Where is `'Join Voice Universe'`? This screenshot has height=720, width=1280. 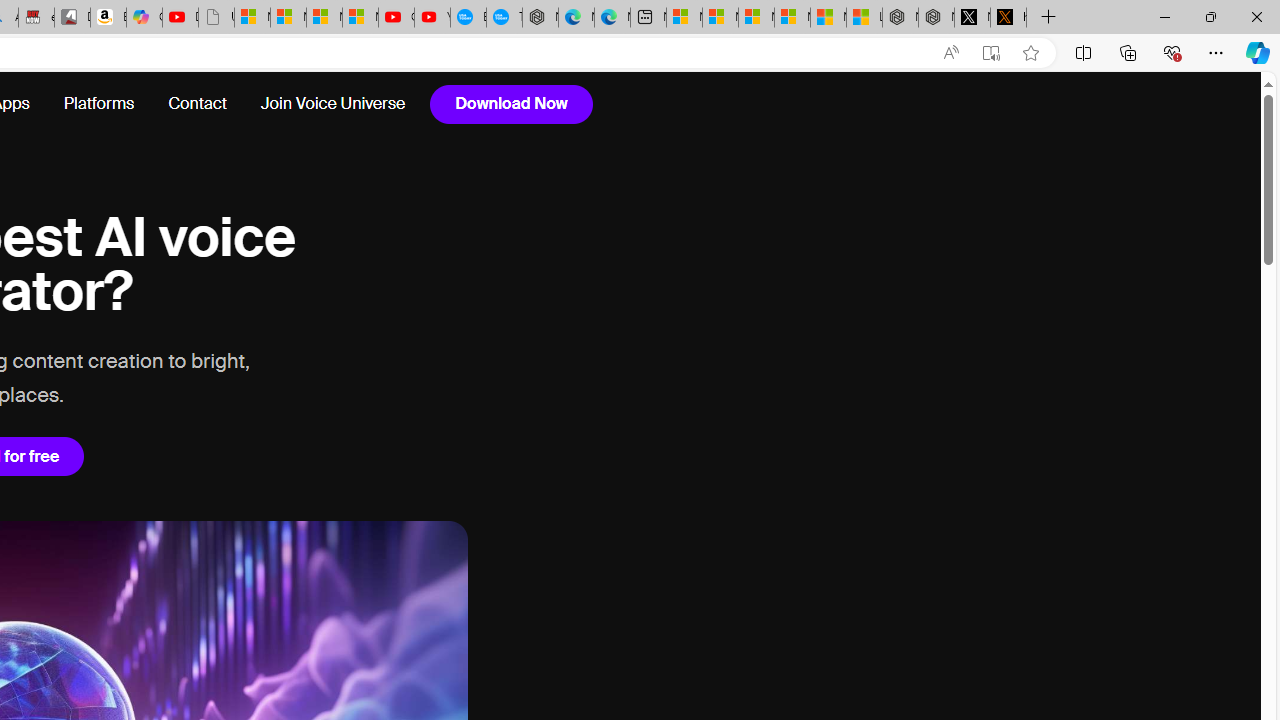
'Join Voice Universe' is located at coordinates (332, 104).